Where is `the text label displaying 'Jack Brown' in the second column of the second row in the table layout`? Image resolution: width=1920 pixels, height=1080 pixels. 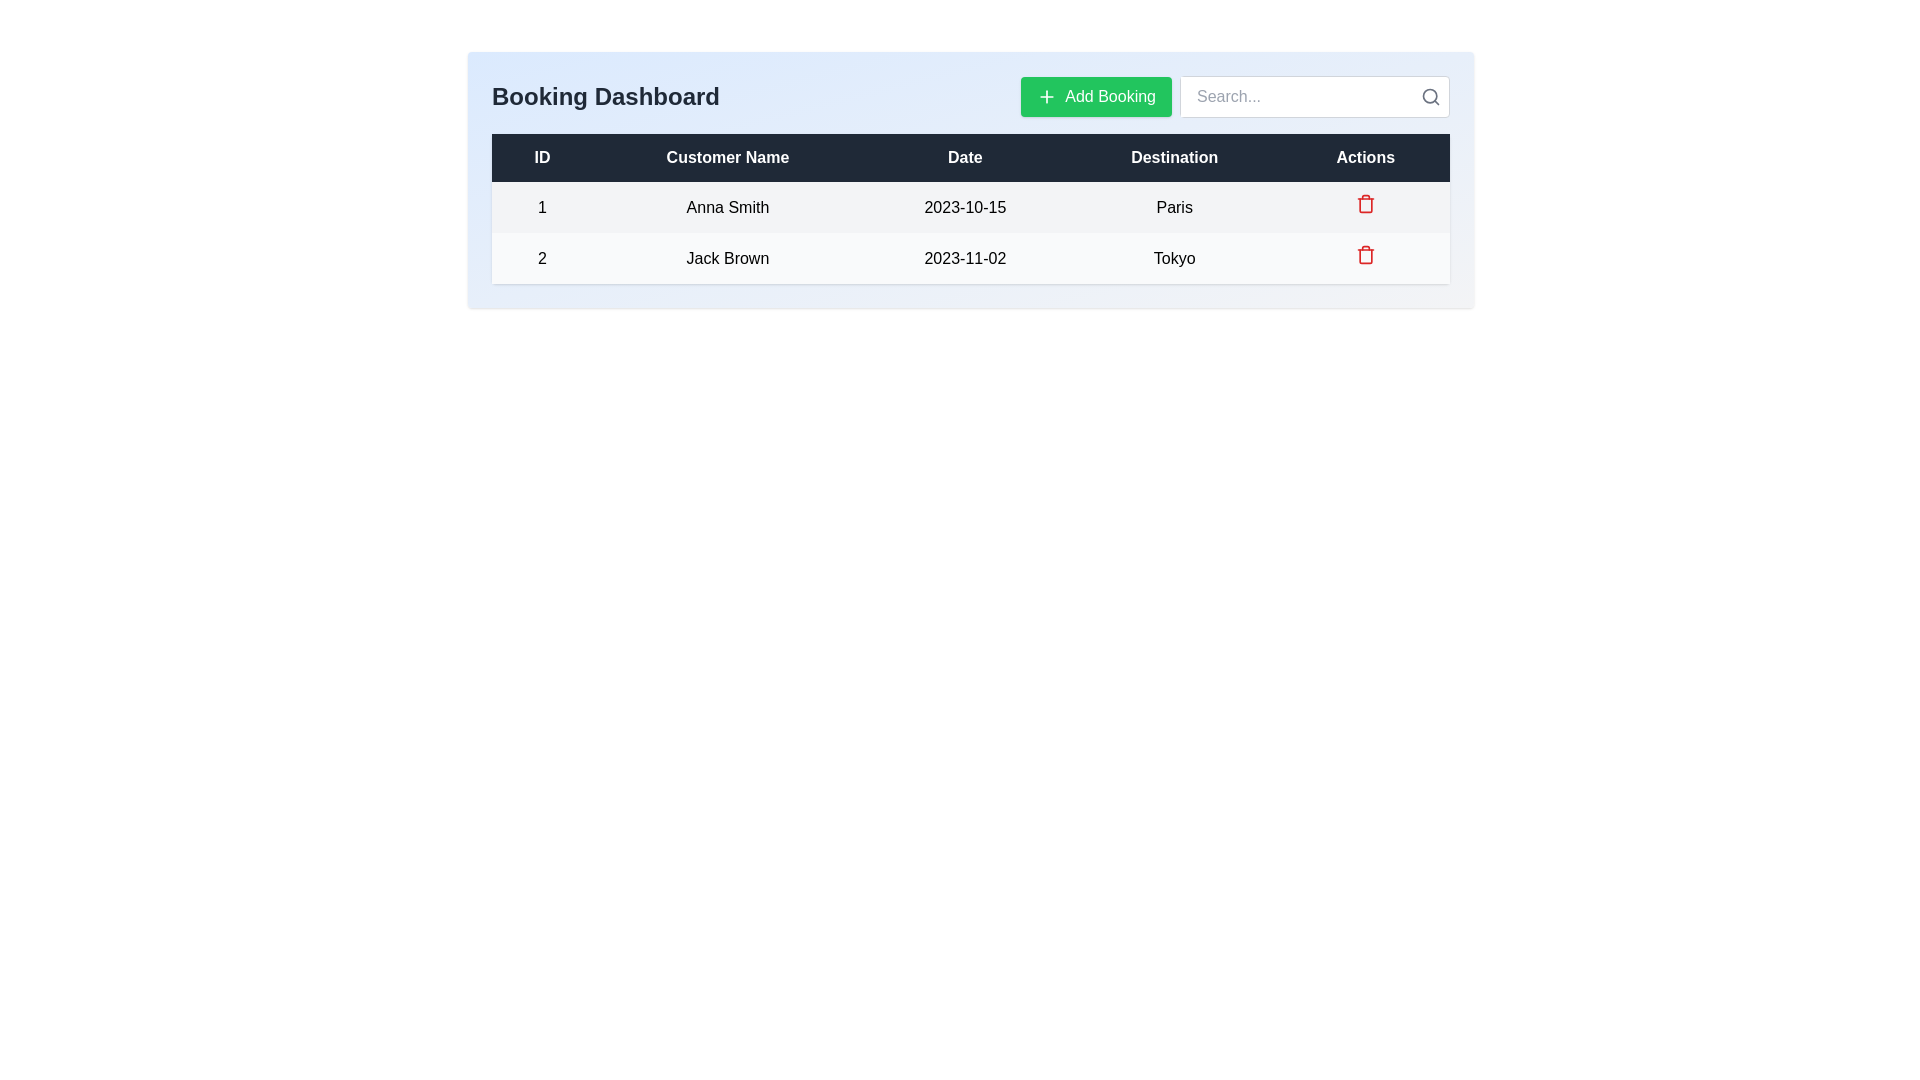
the text label displaying 'Jack Brown' in the second column of the second row in the table layout is located at coordinates (726, 257).